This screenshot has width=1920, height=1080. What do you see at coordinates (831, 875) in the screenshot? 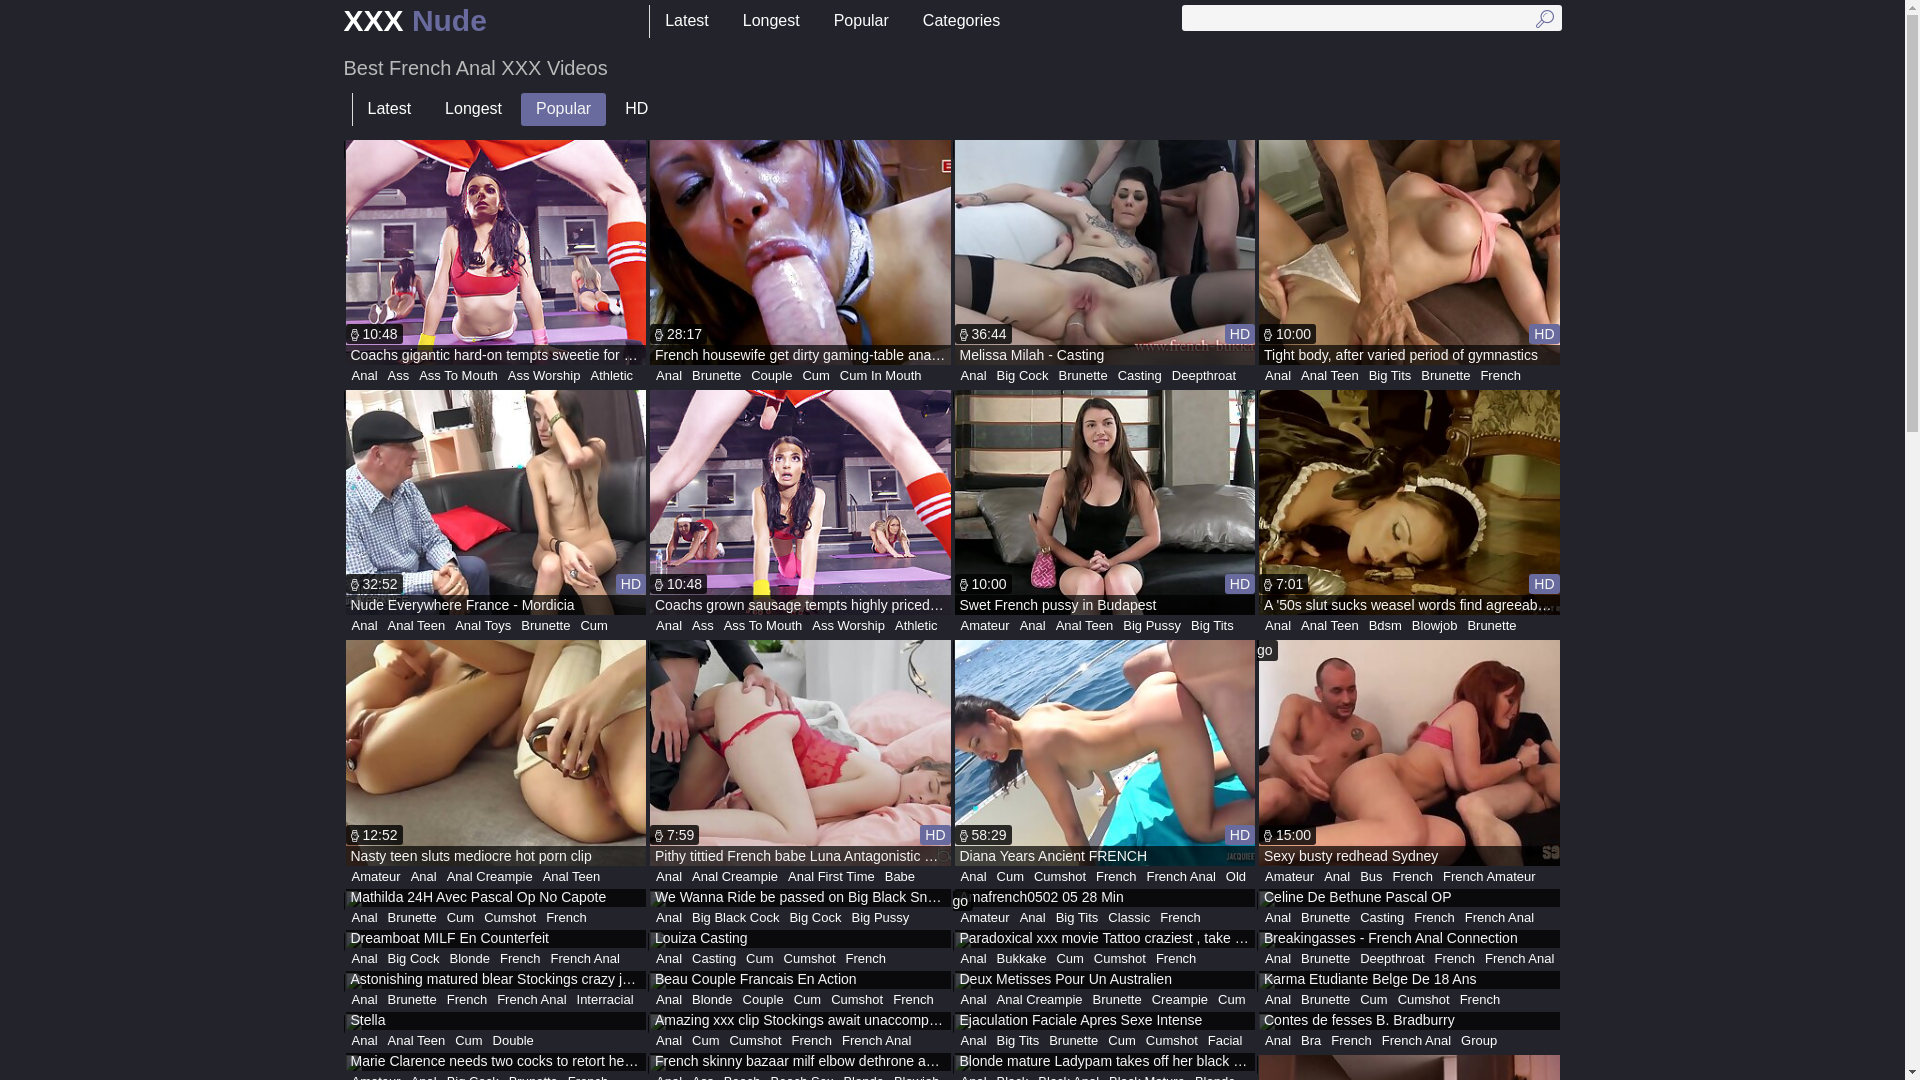
I see `'Anal First Time'` at bounding box center [831, 875].